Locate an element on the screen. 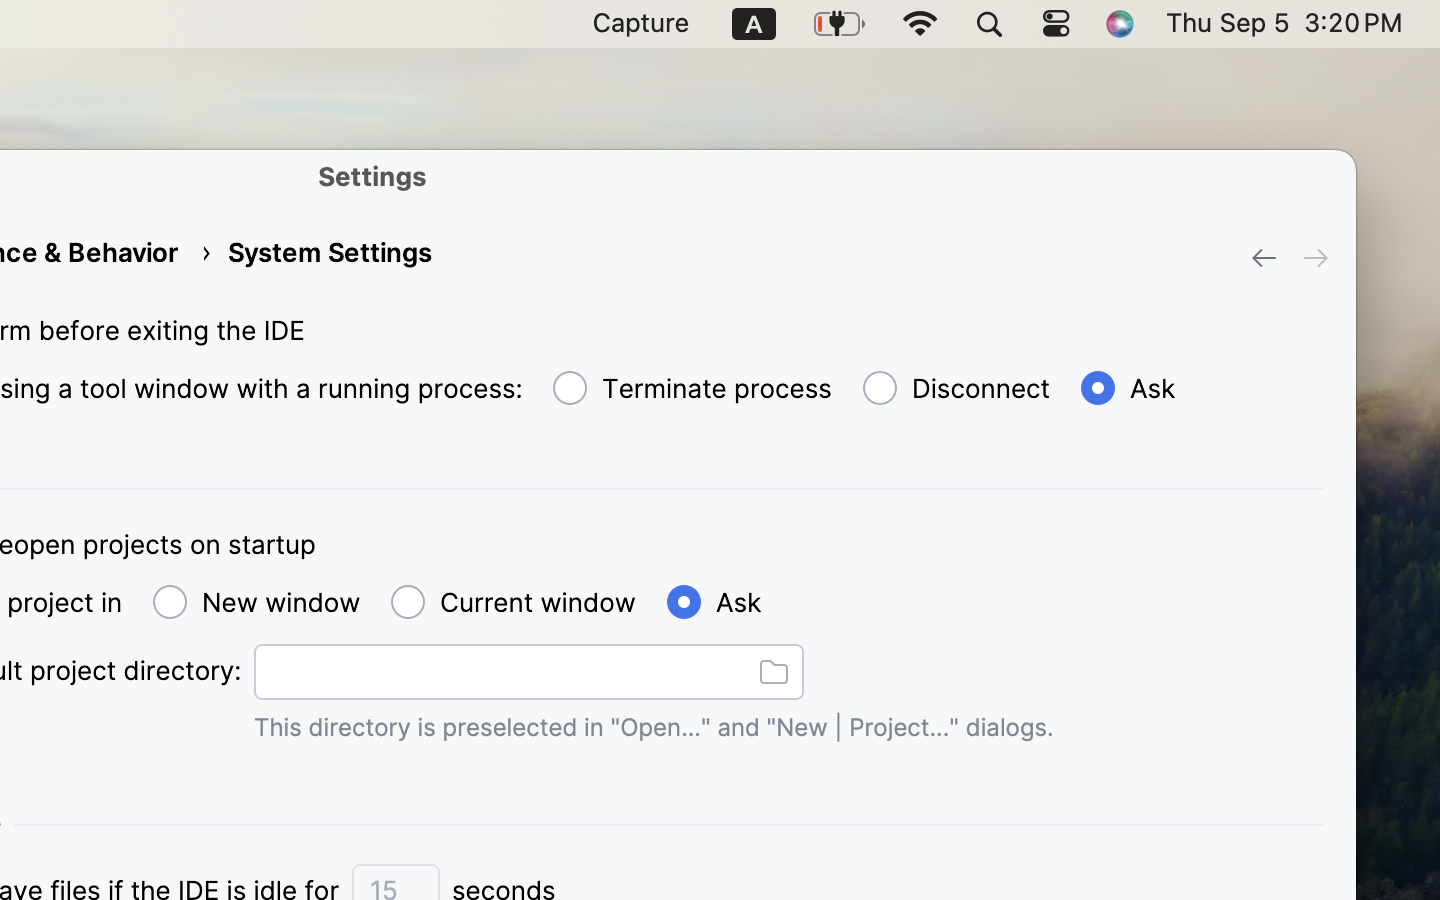  'Settings' is located at coordinates (371, 176).